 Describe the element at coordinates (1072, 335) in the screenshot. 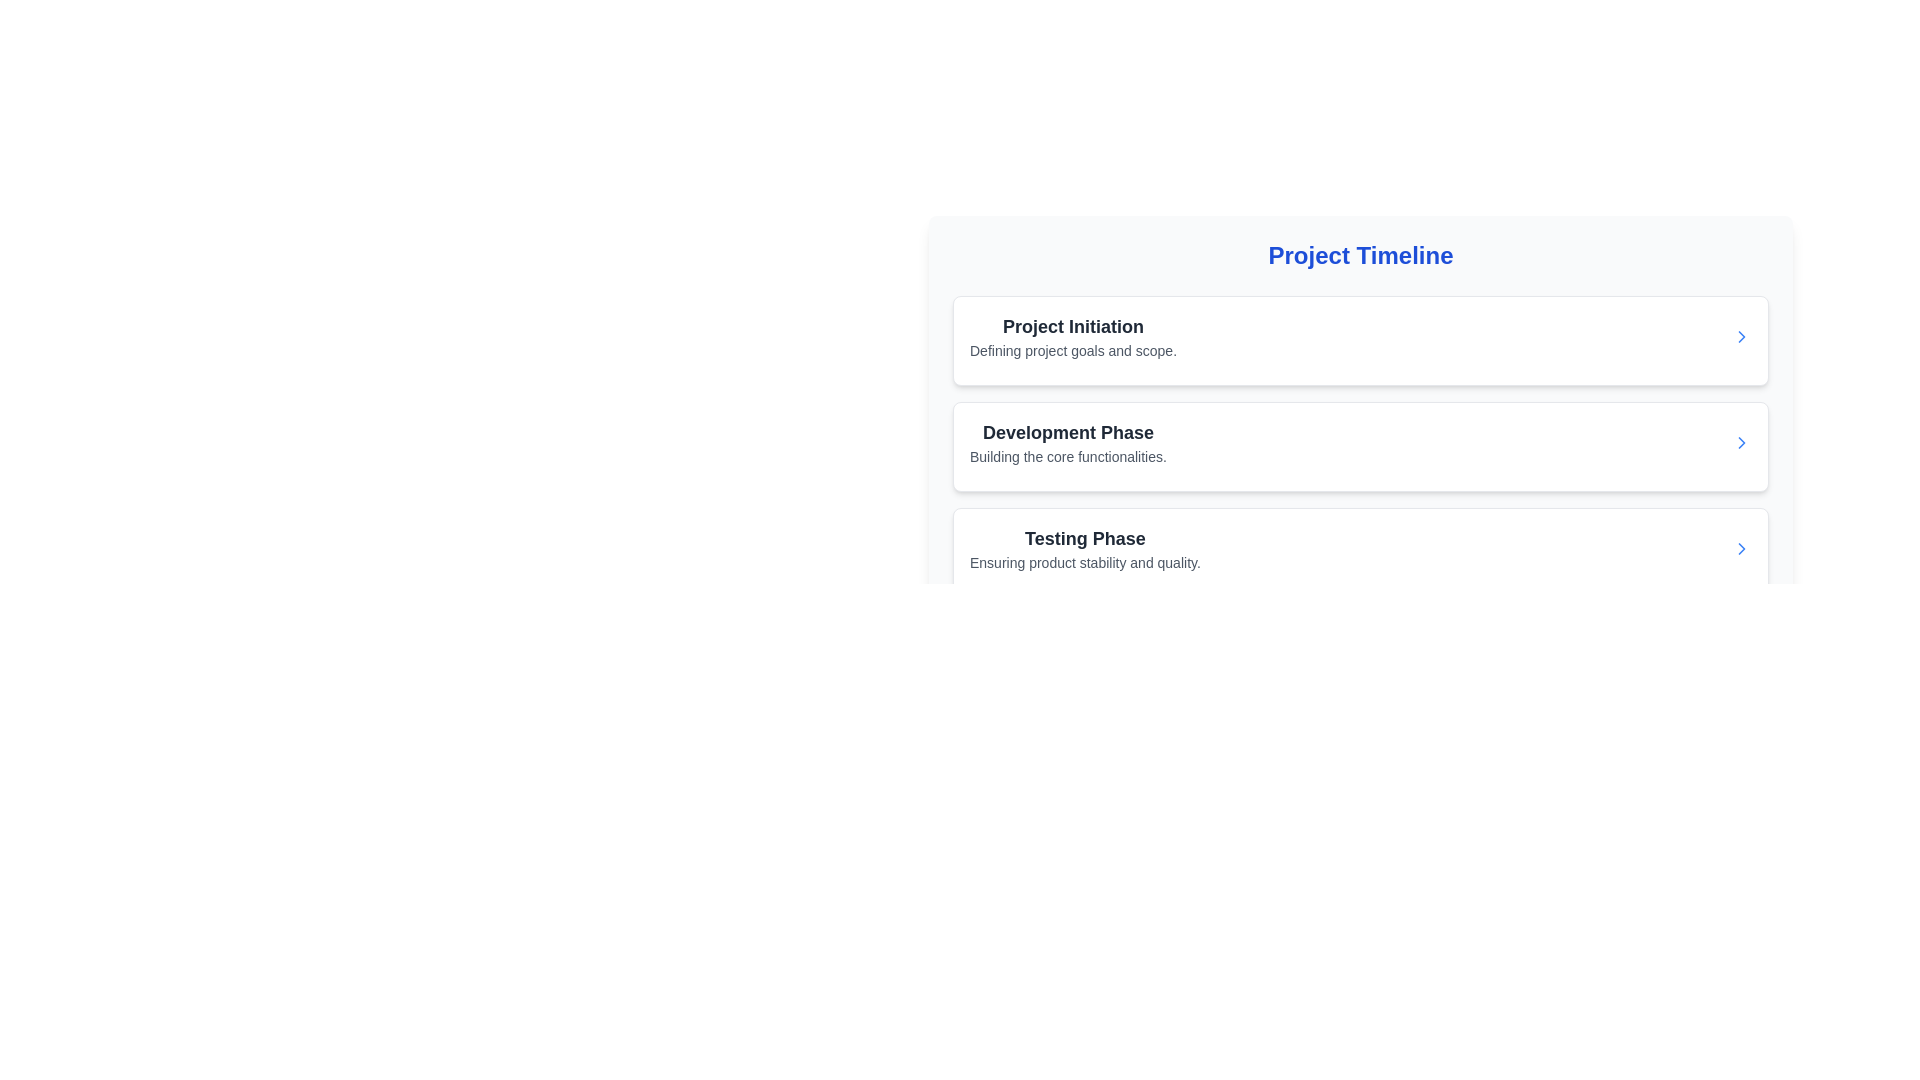

I see `the static text block that serves as the title and description for the first phase in a multi-step process, located at the top of the grouped vertical list of white cards` at that location.